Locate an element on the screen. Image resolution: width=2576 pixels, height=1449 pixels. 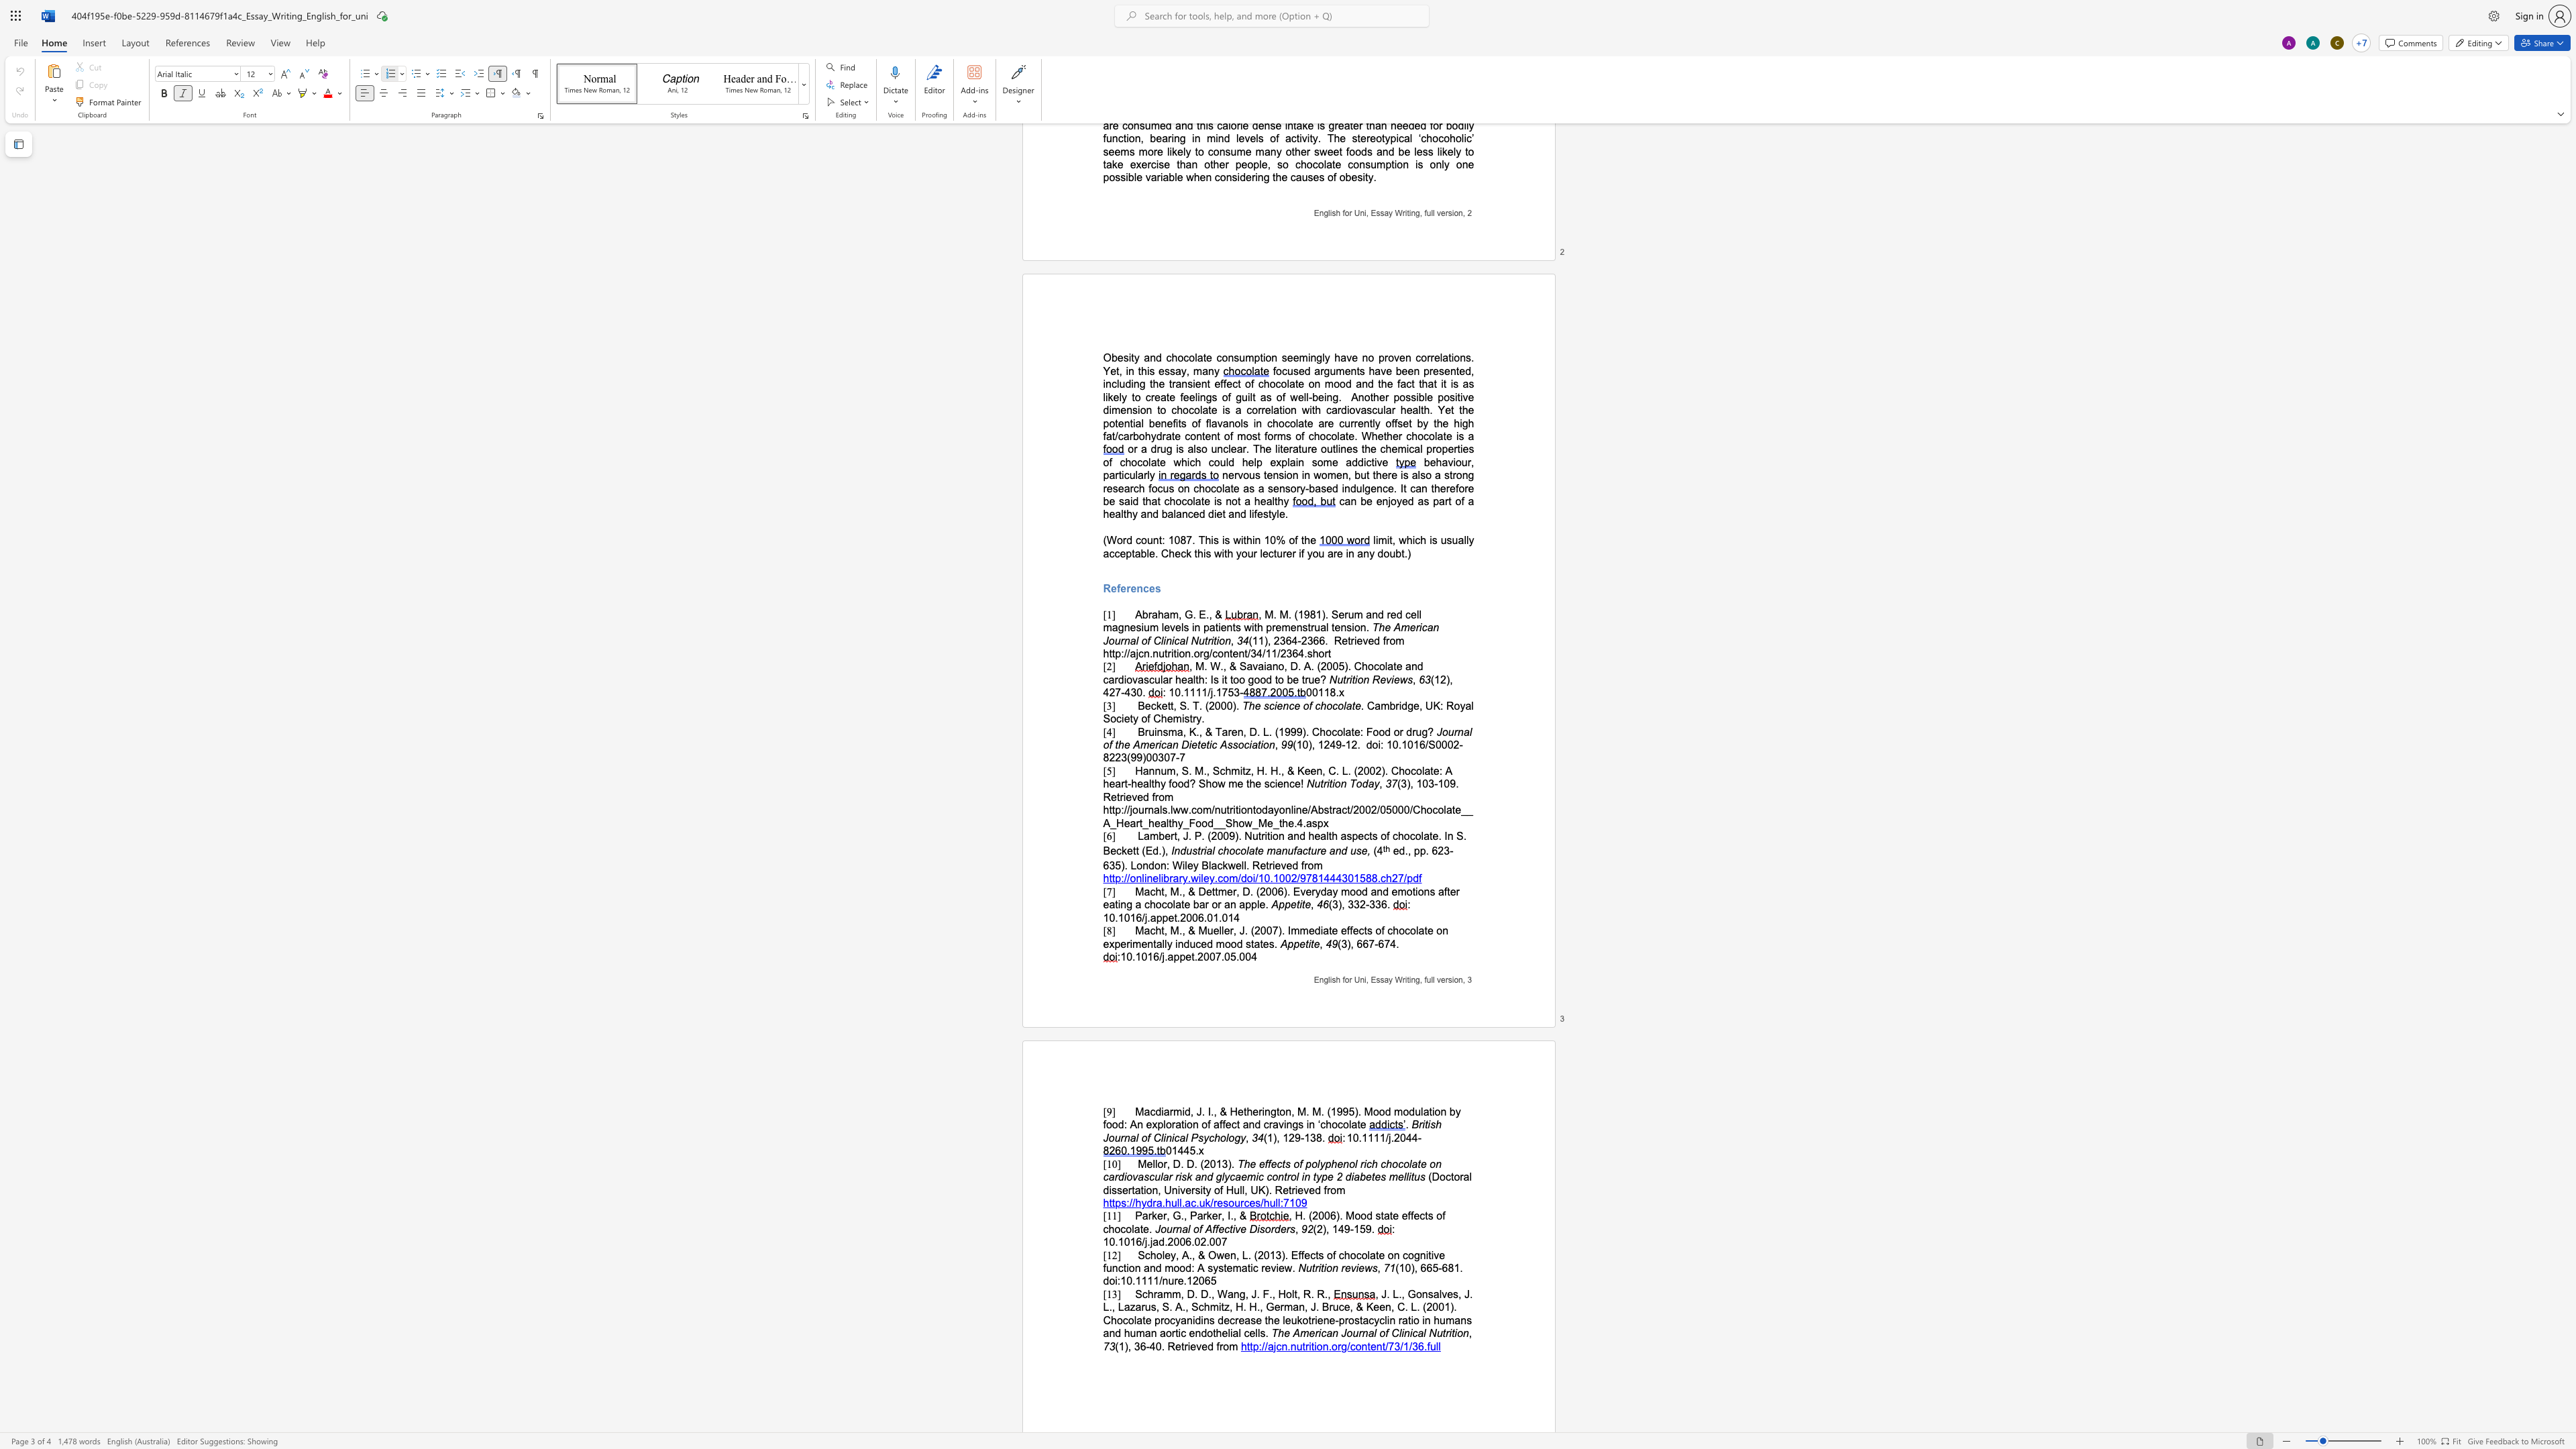
the space between the continuous character "d" and "." in the text is located at coordinates (1404, 851).